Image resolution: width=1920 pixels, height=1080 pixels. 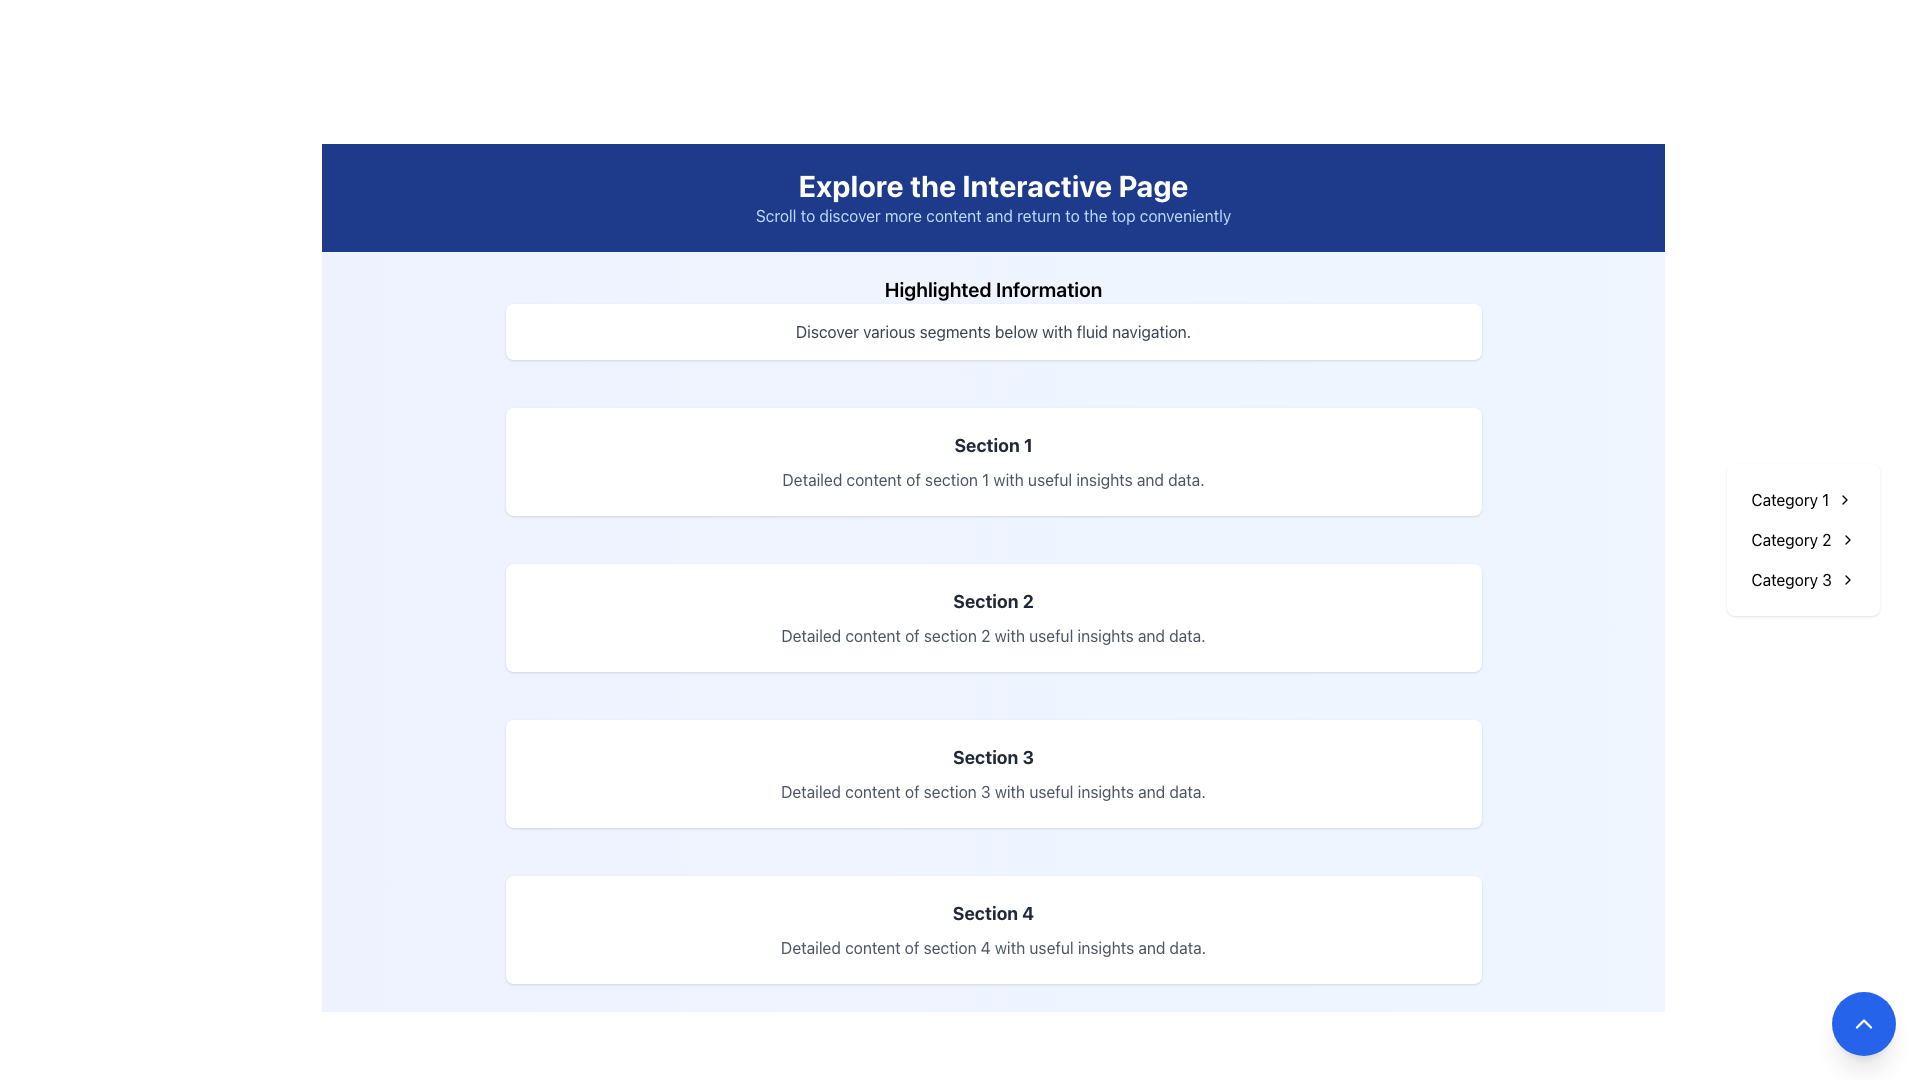 I want to click on the 'Category 2' button in the sidebar navigation, so click(x=1803, y=540).